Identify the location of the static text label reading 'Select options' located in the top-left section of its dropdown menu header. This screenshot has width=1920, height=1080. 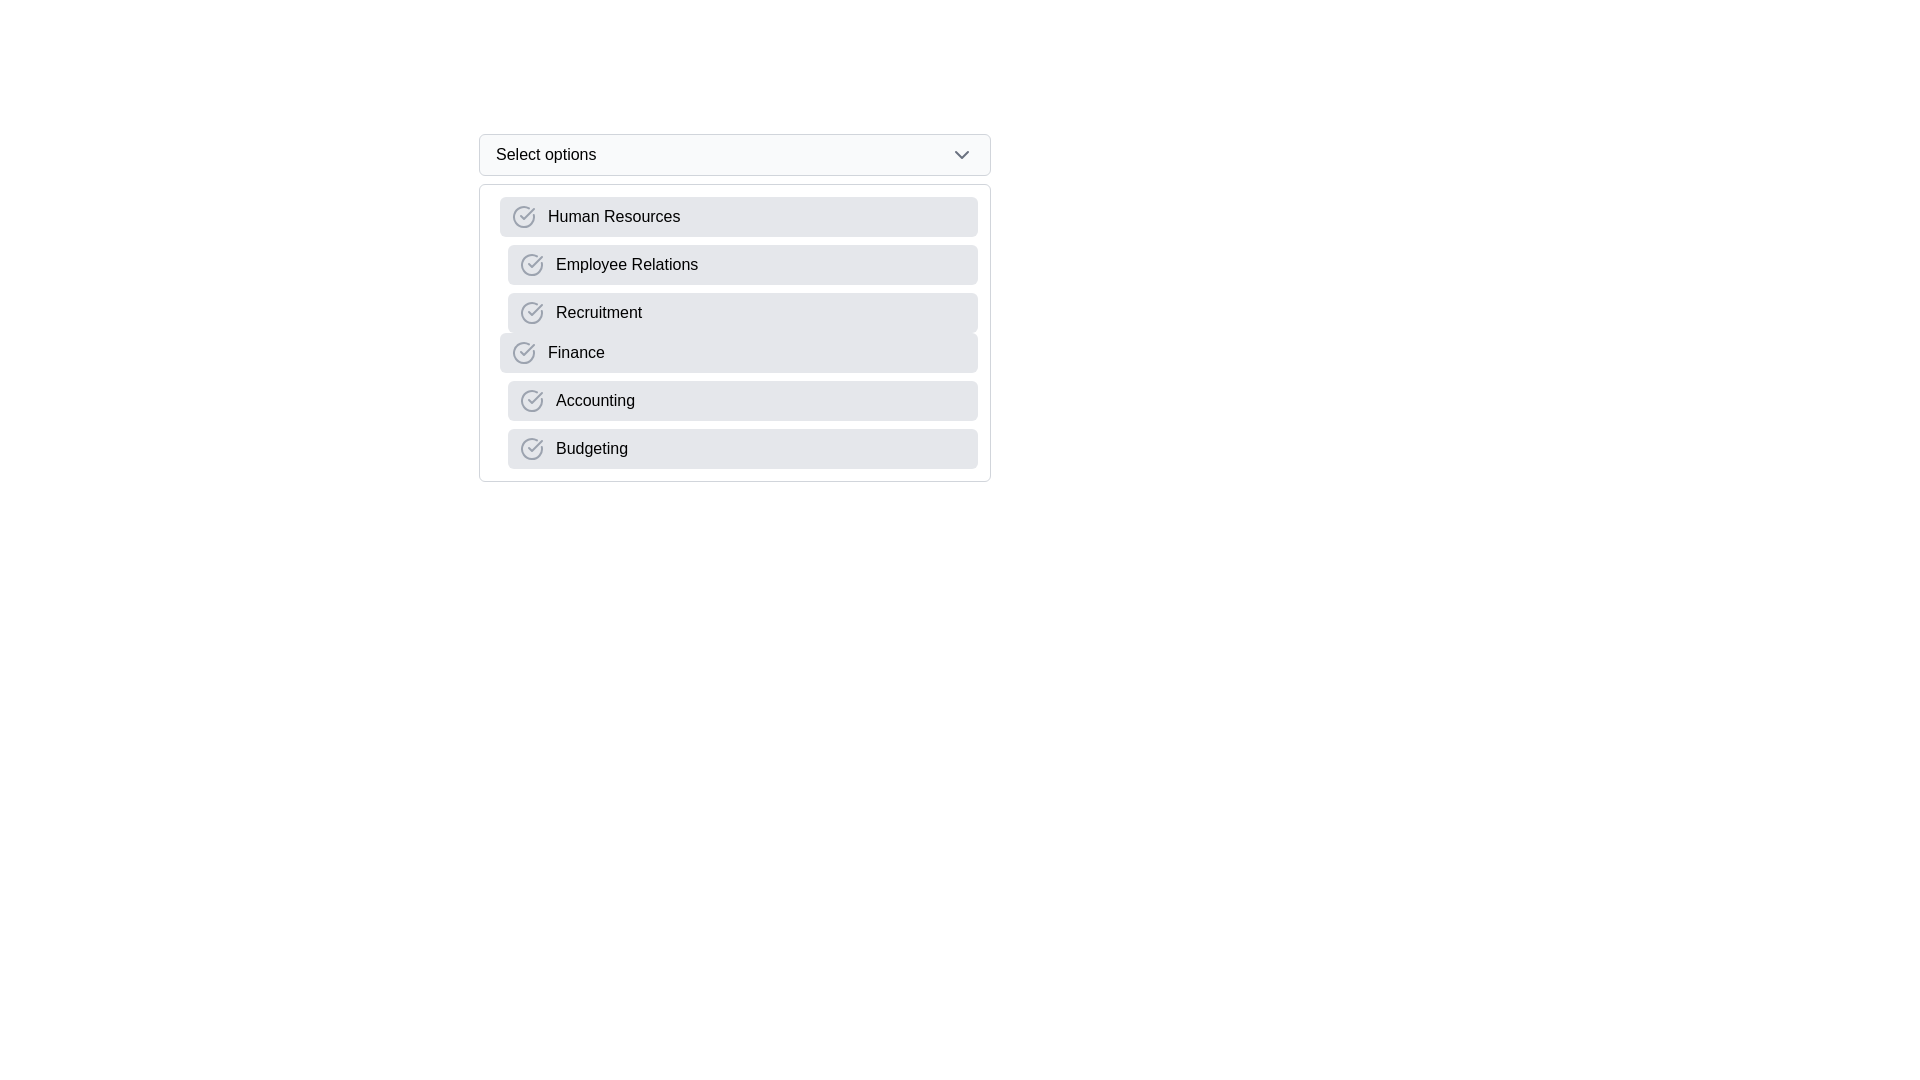
(546, 153).